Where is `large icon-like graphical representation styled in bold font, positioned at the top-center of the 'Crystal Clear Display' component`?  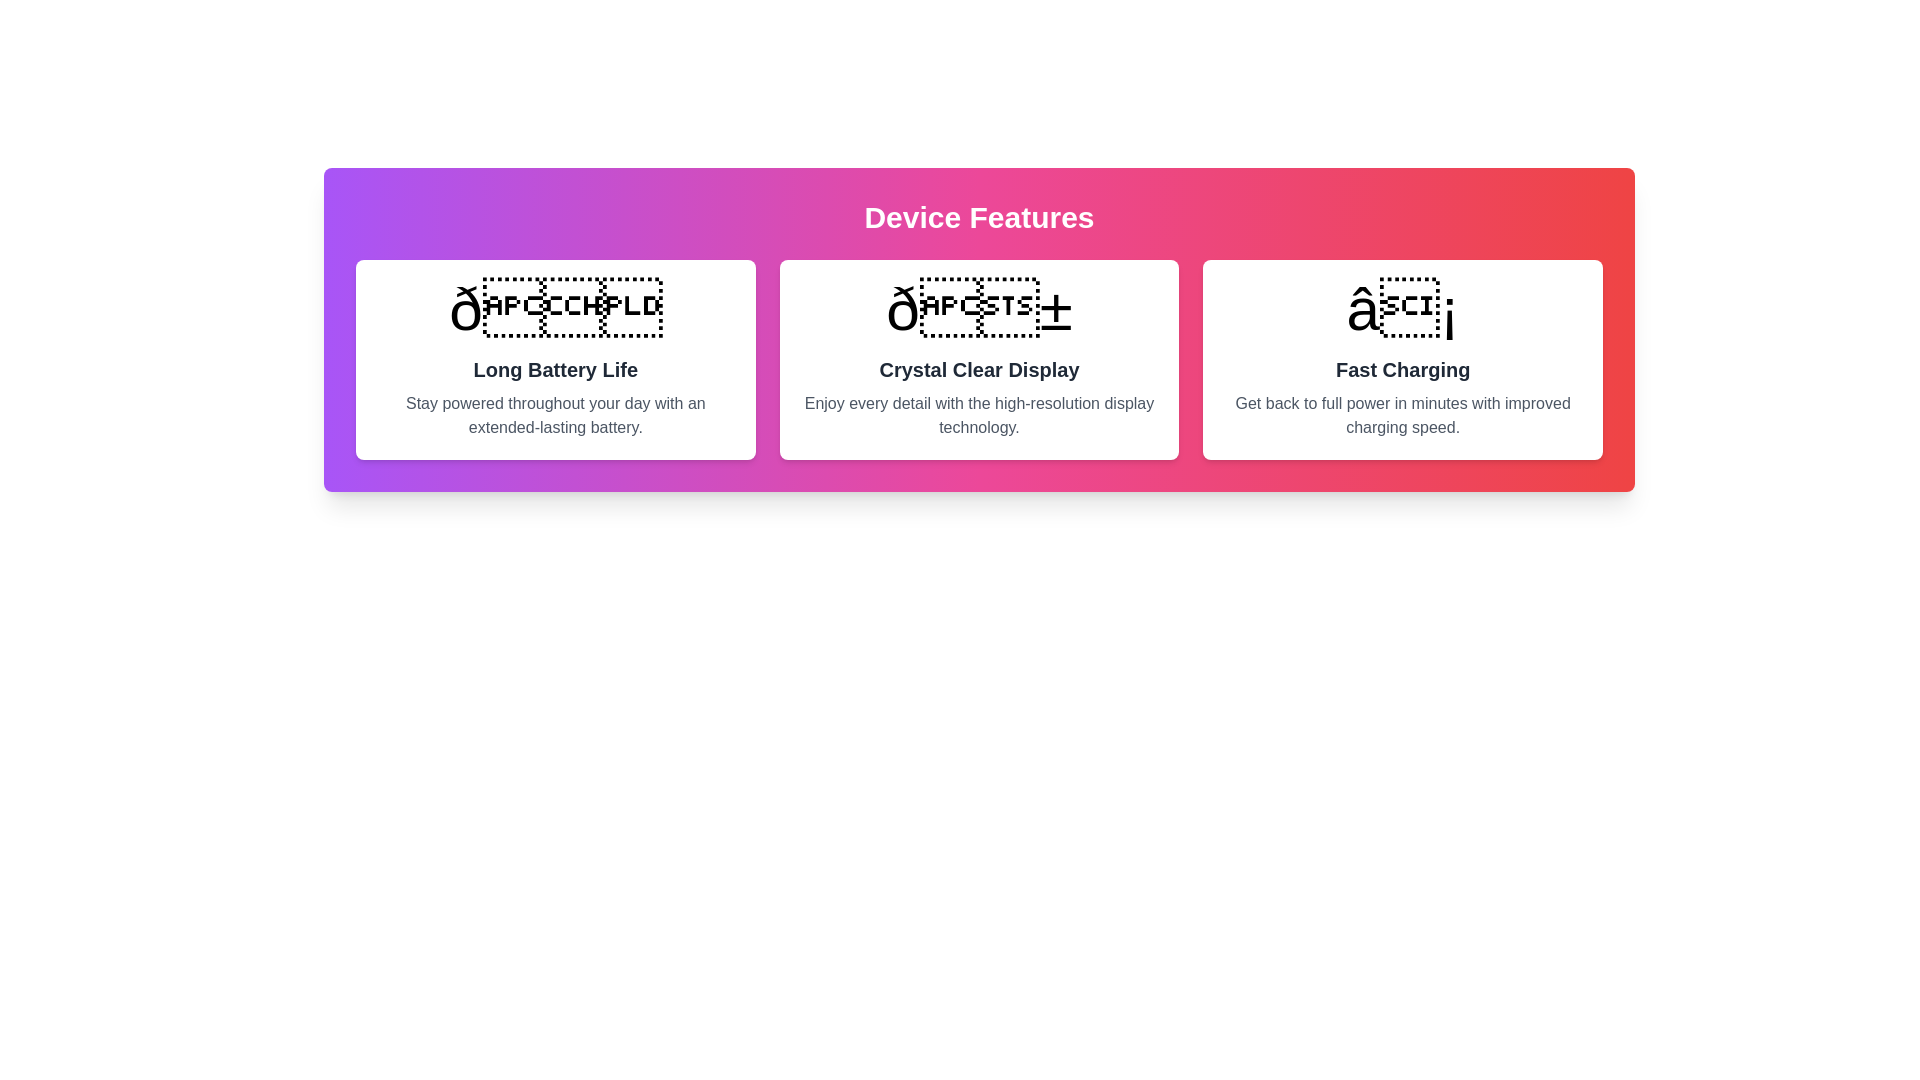 large icon-like graphical representation styled in bold font, positioned at the top-center of the 'Crystal Clear Display' component is located at coordinates (979, 309).